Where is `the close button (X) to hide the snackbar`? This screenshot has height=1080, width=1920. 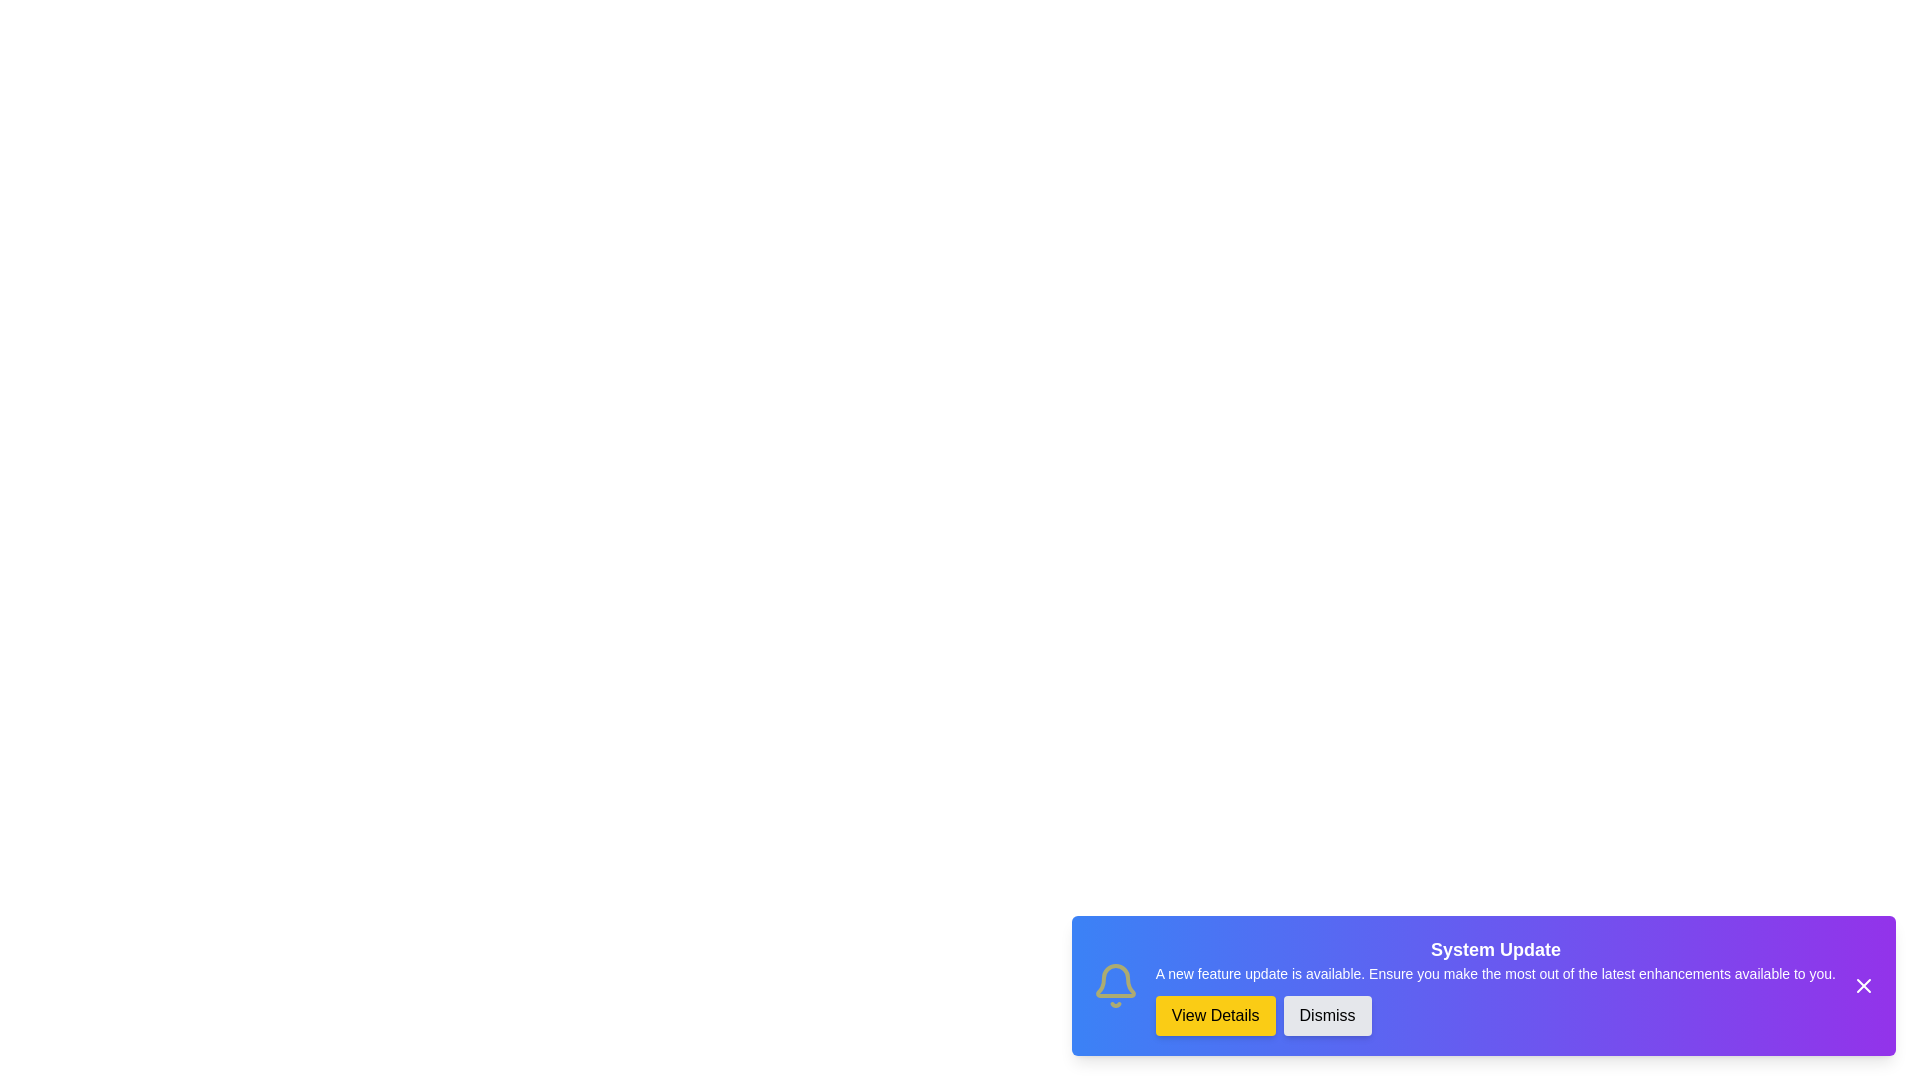
the close button (X) to hide the snackbar is located at coordinates (1862, 985).